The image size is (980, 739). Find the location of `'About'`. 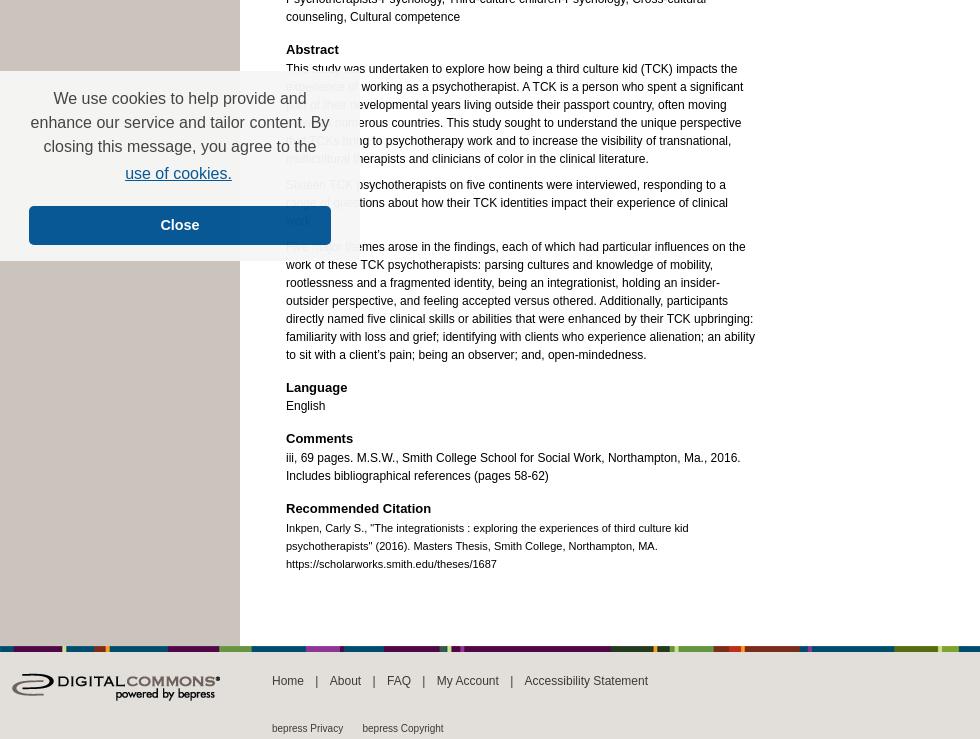

'About' is located at coordinates (344, 679).